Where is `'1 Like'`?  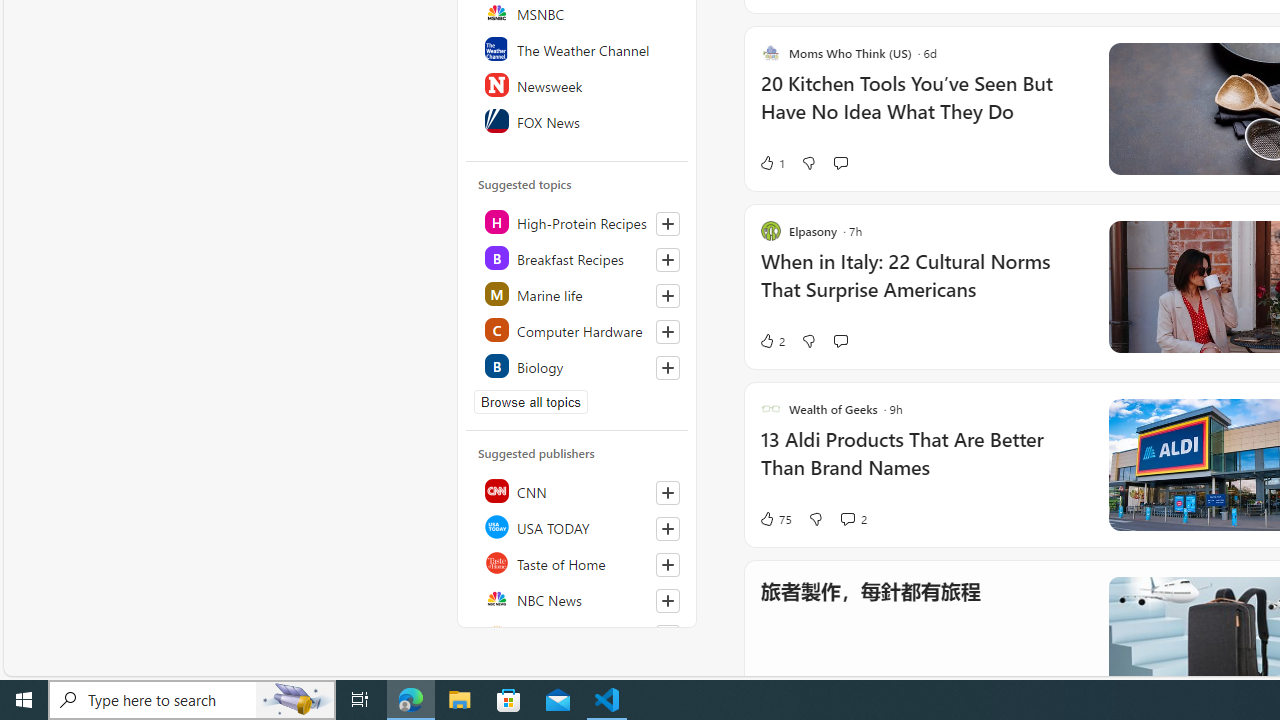 '1 Like' is located at coordinates (770, 162).